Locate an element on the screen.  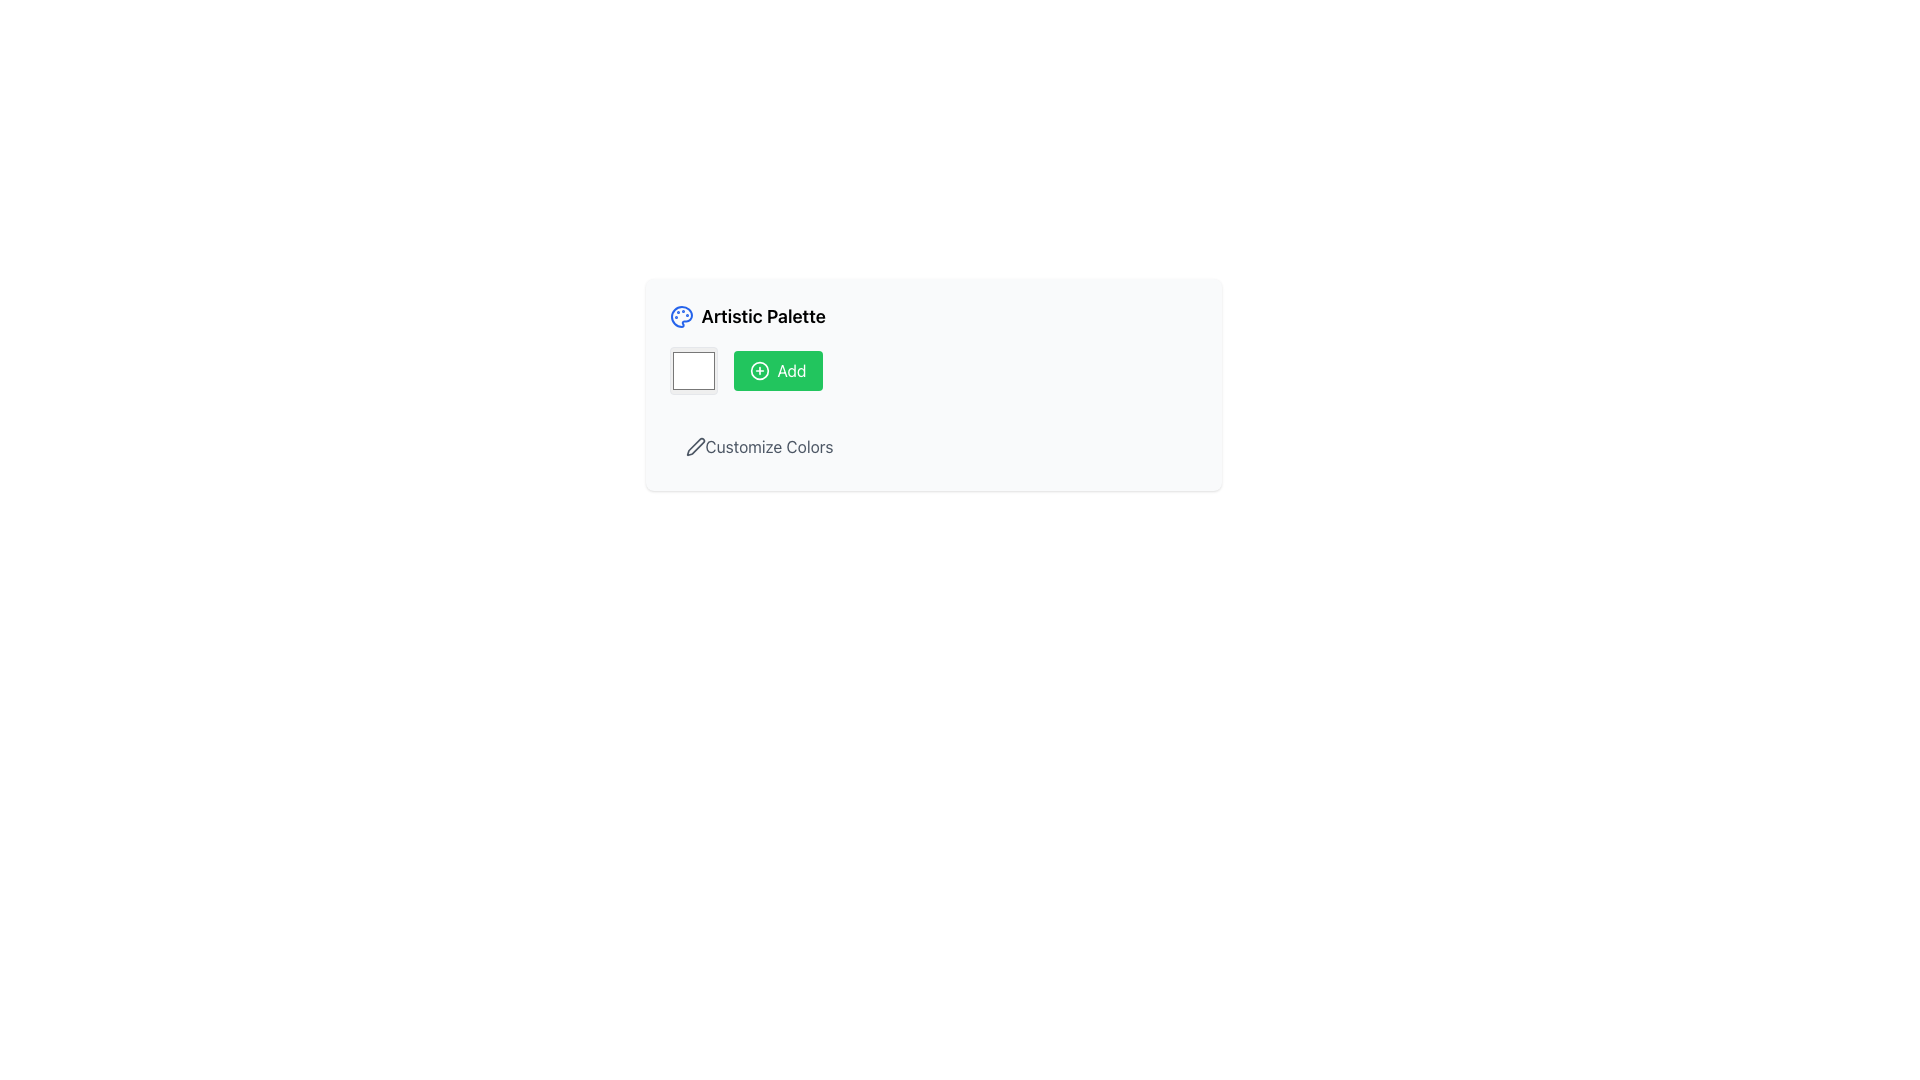
the button located in the 'Artistic Palette' card is located at coordinates (932, 446).